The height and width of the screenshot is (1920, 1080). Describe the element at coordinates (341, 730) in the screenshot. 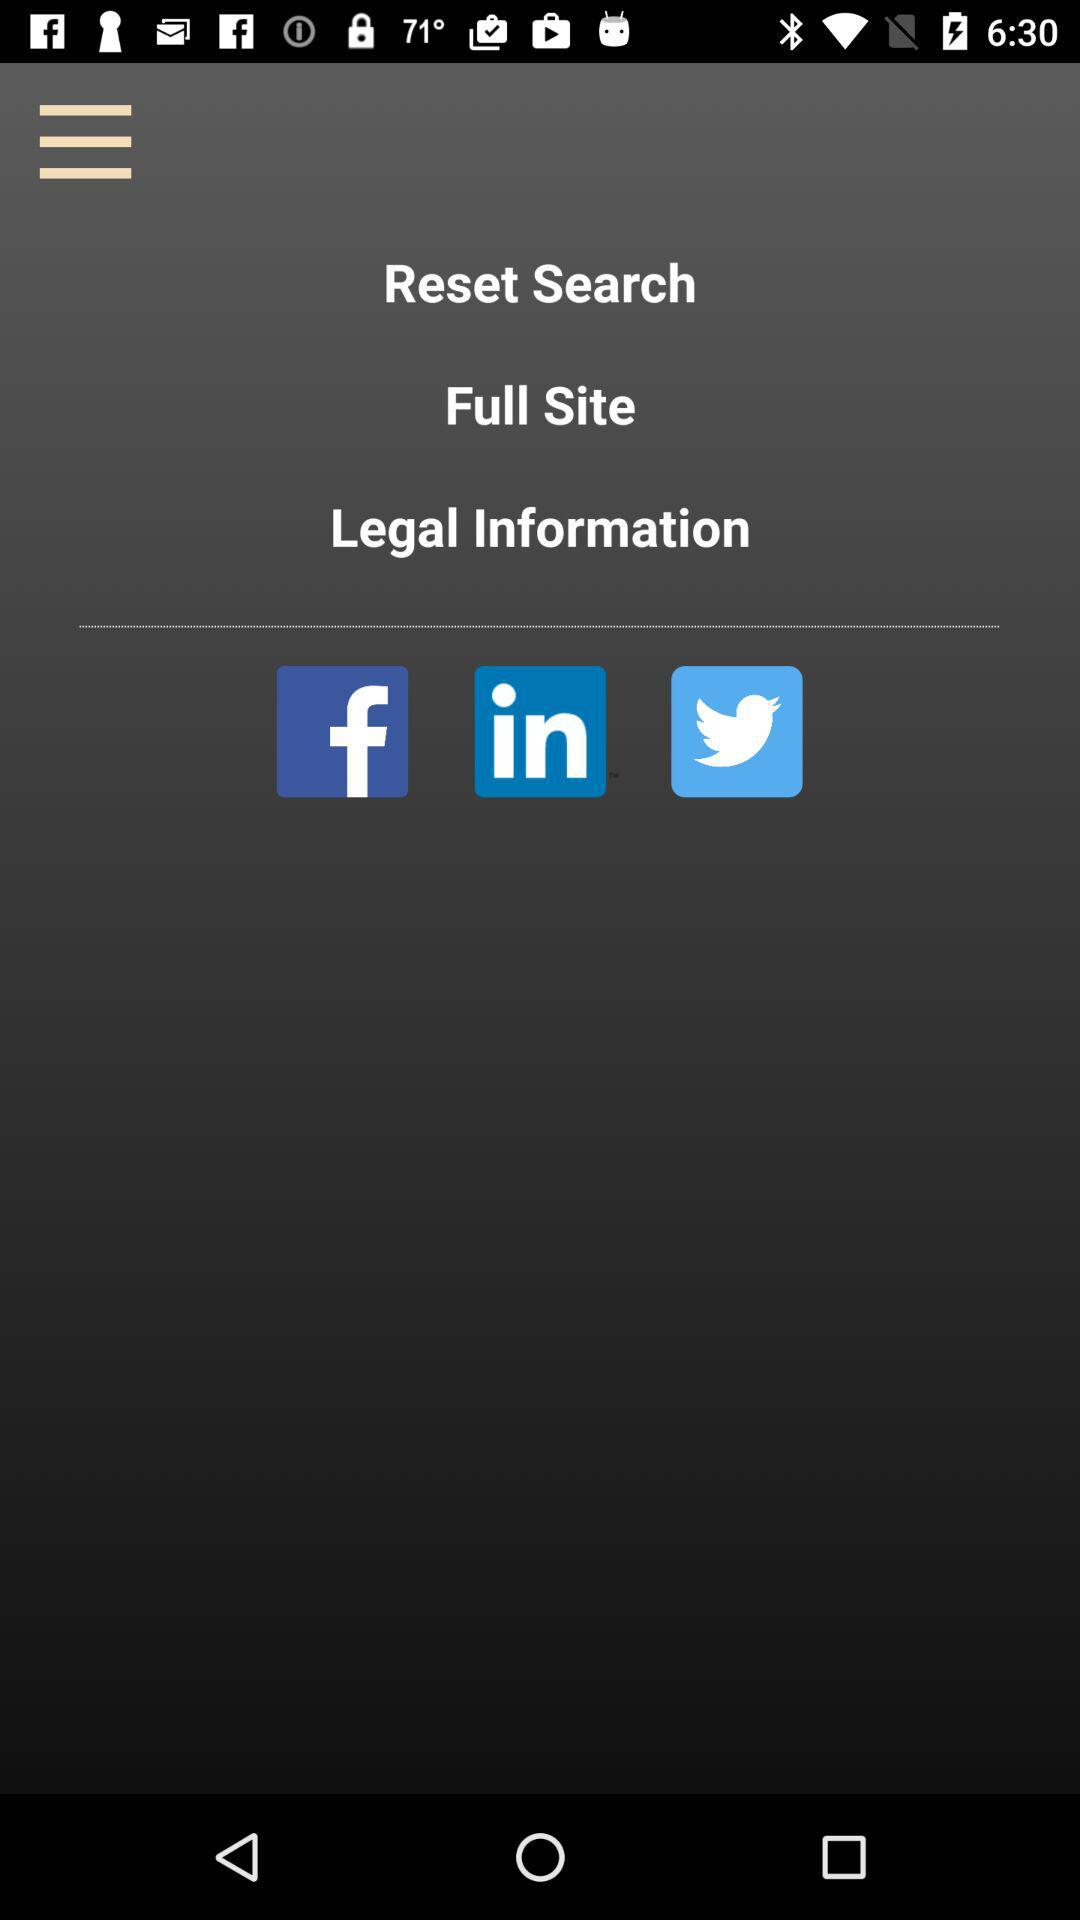

I see `the app facebook page` at that location.